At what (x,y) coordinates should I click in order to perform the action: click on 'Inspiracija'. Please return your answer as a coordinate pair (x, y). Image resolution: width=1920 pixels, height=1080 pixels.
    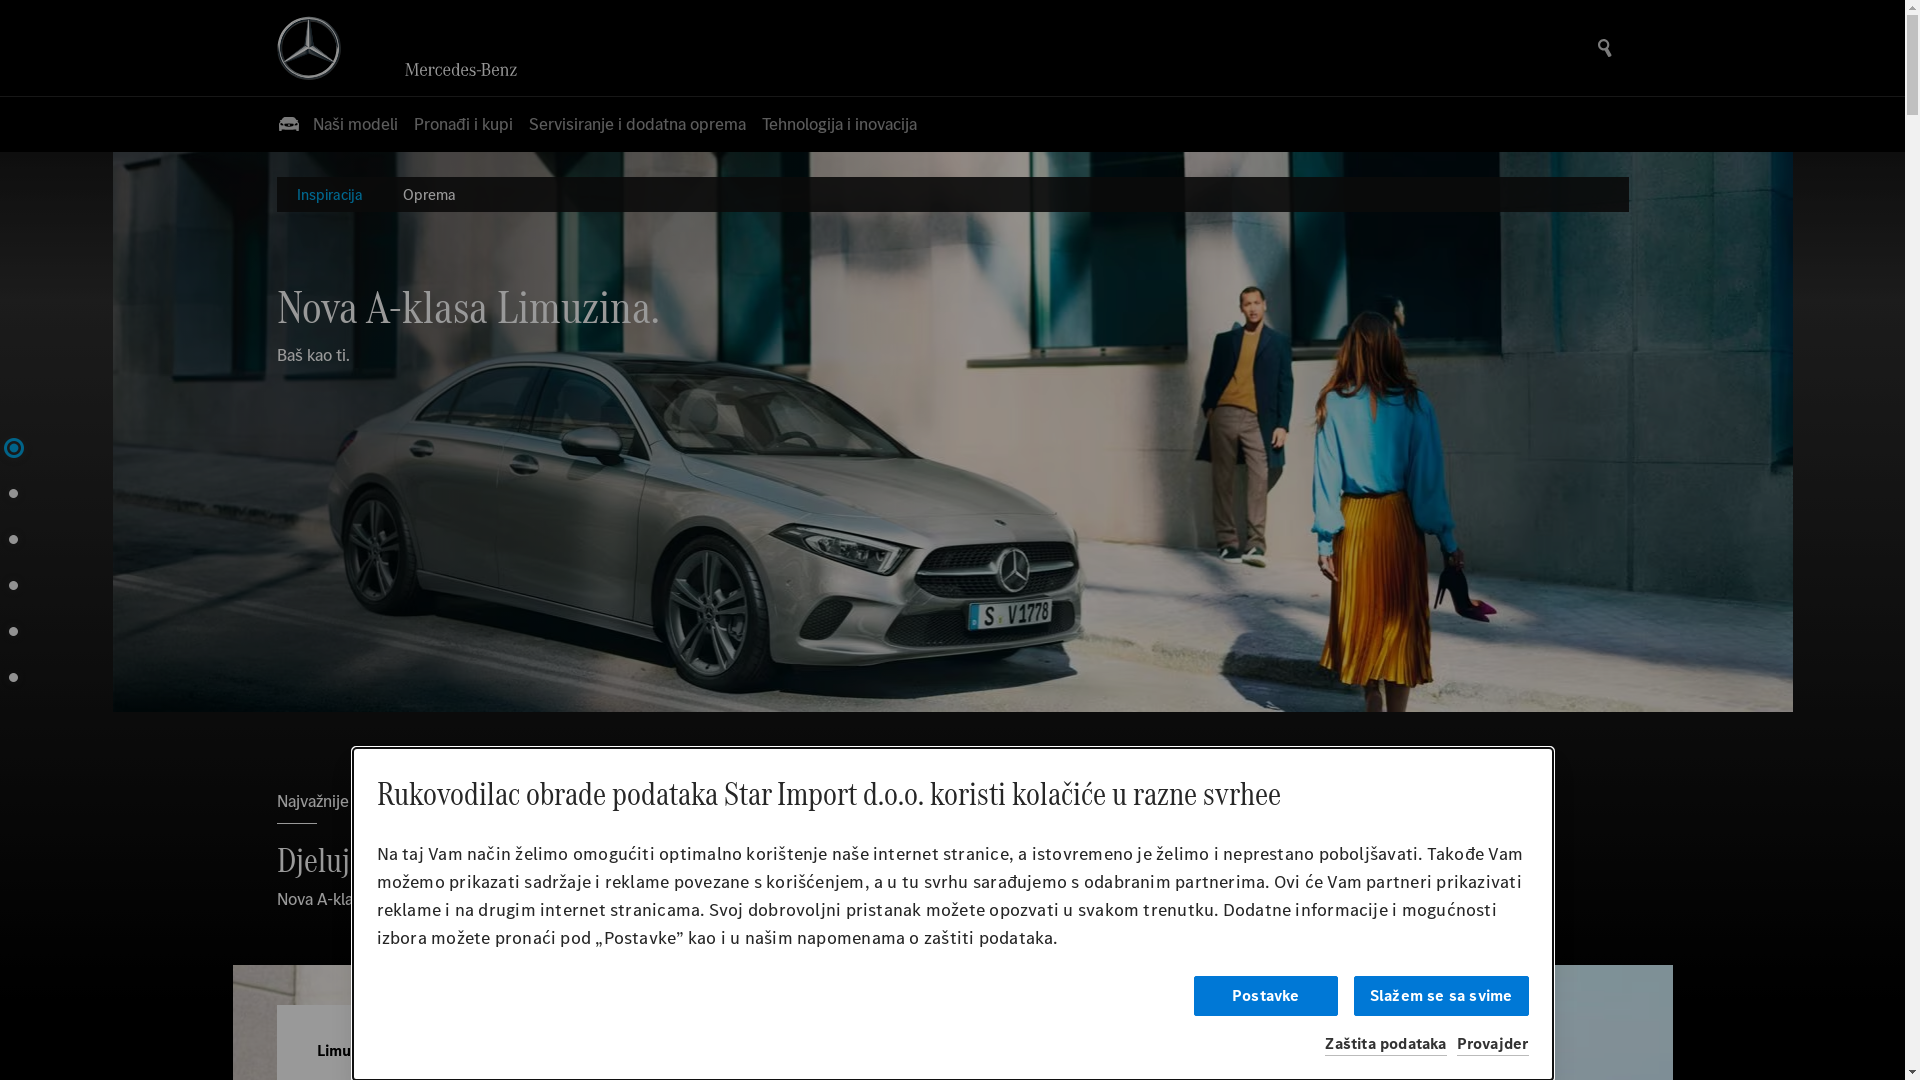
    Looking at the image, I should click on (329, 194).